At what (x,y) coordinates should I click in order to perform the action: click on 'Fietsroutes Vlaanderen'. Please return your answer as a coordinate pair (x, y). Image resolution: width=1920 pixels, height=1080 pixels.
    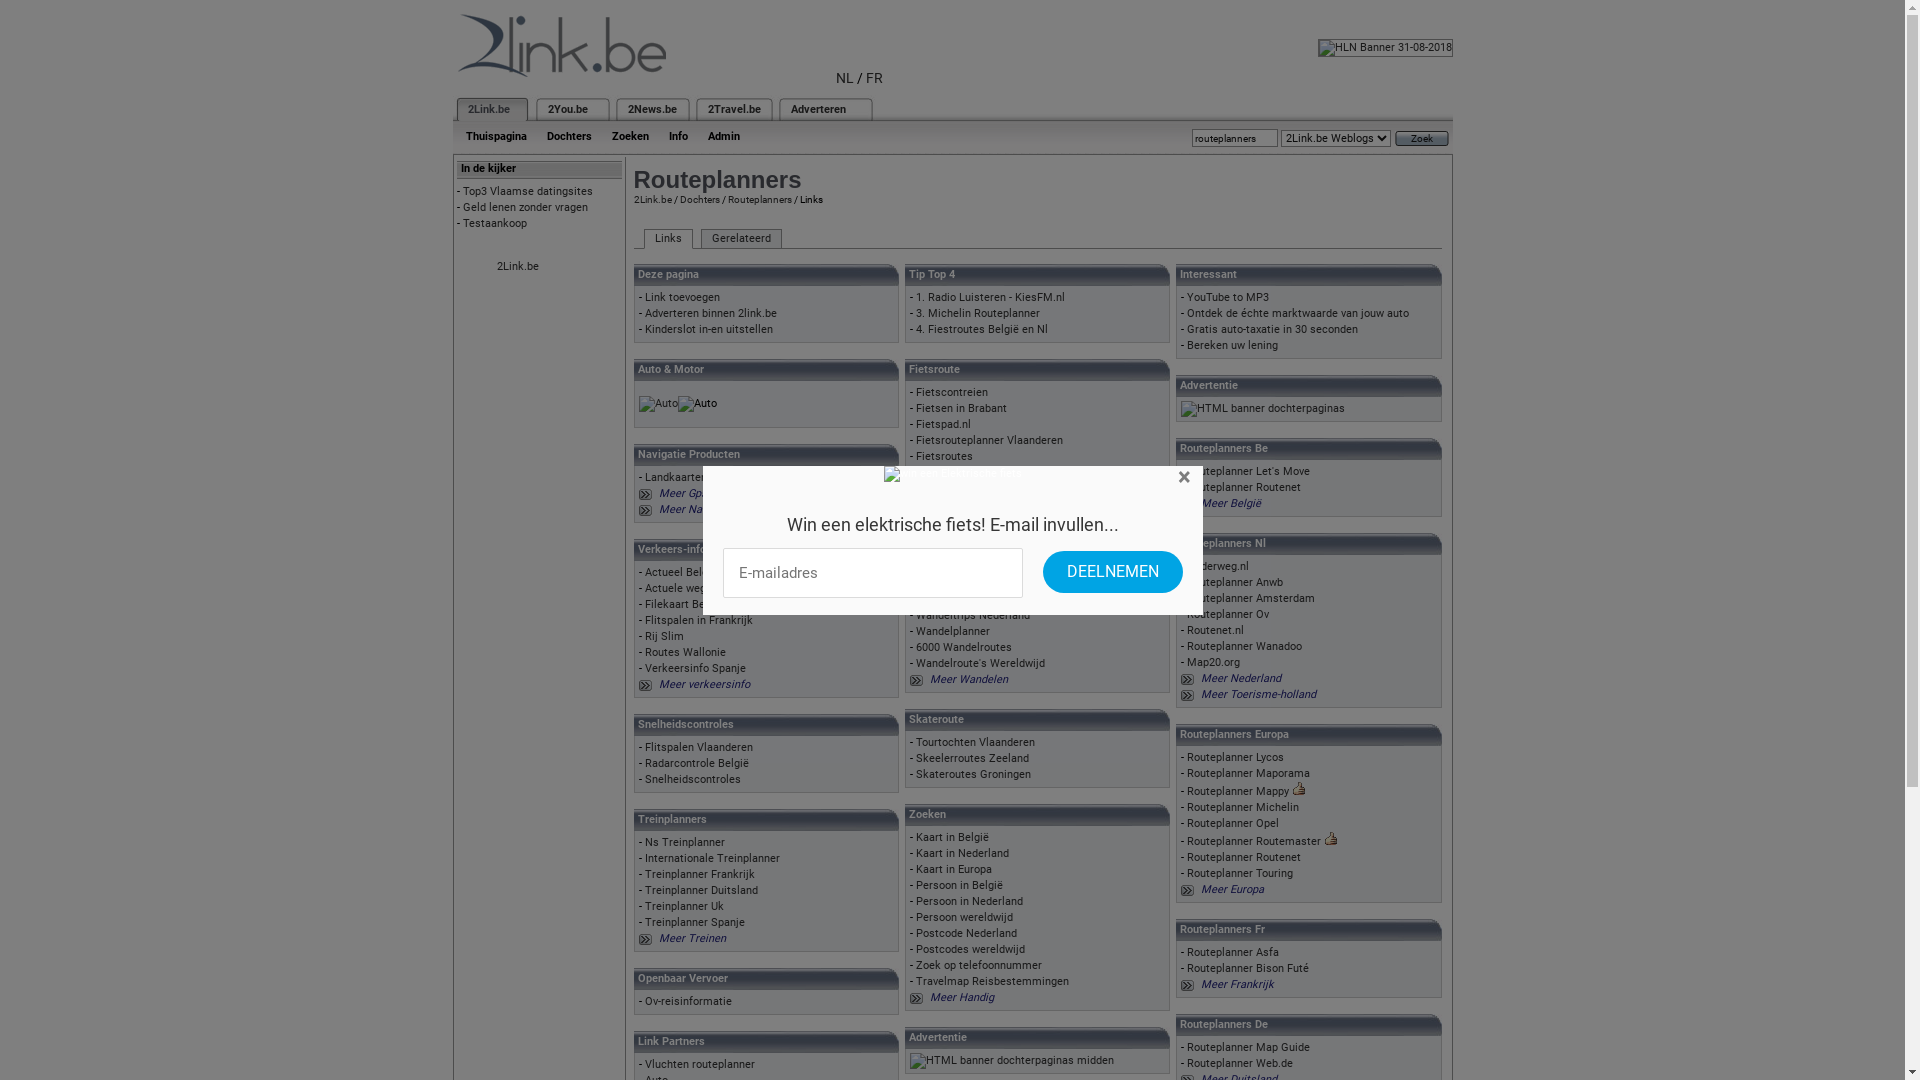
    Looking at the image, I should click on (974, 488).